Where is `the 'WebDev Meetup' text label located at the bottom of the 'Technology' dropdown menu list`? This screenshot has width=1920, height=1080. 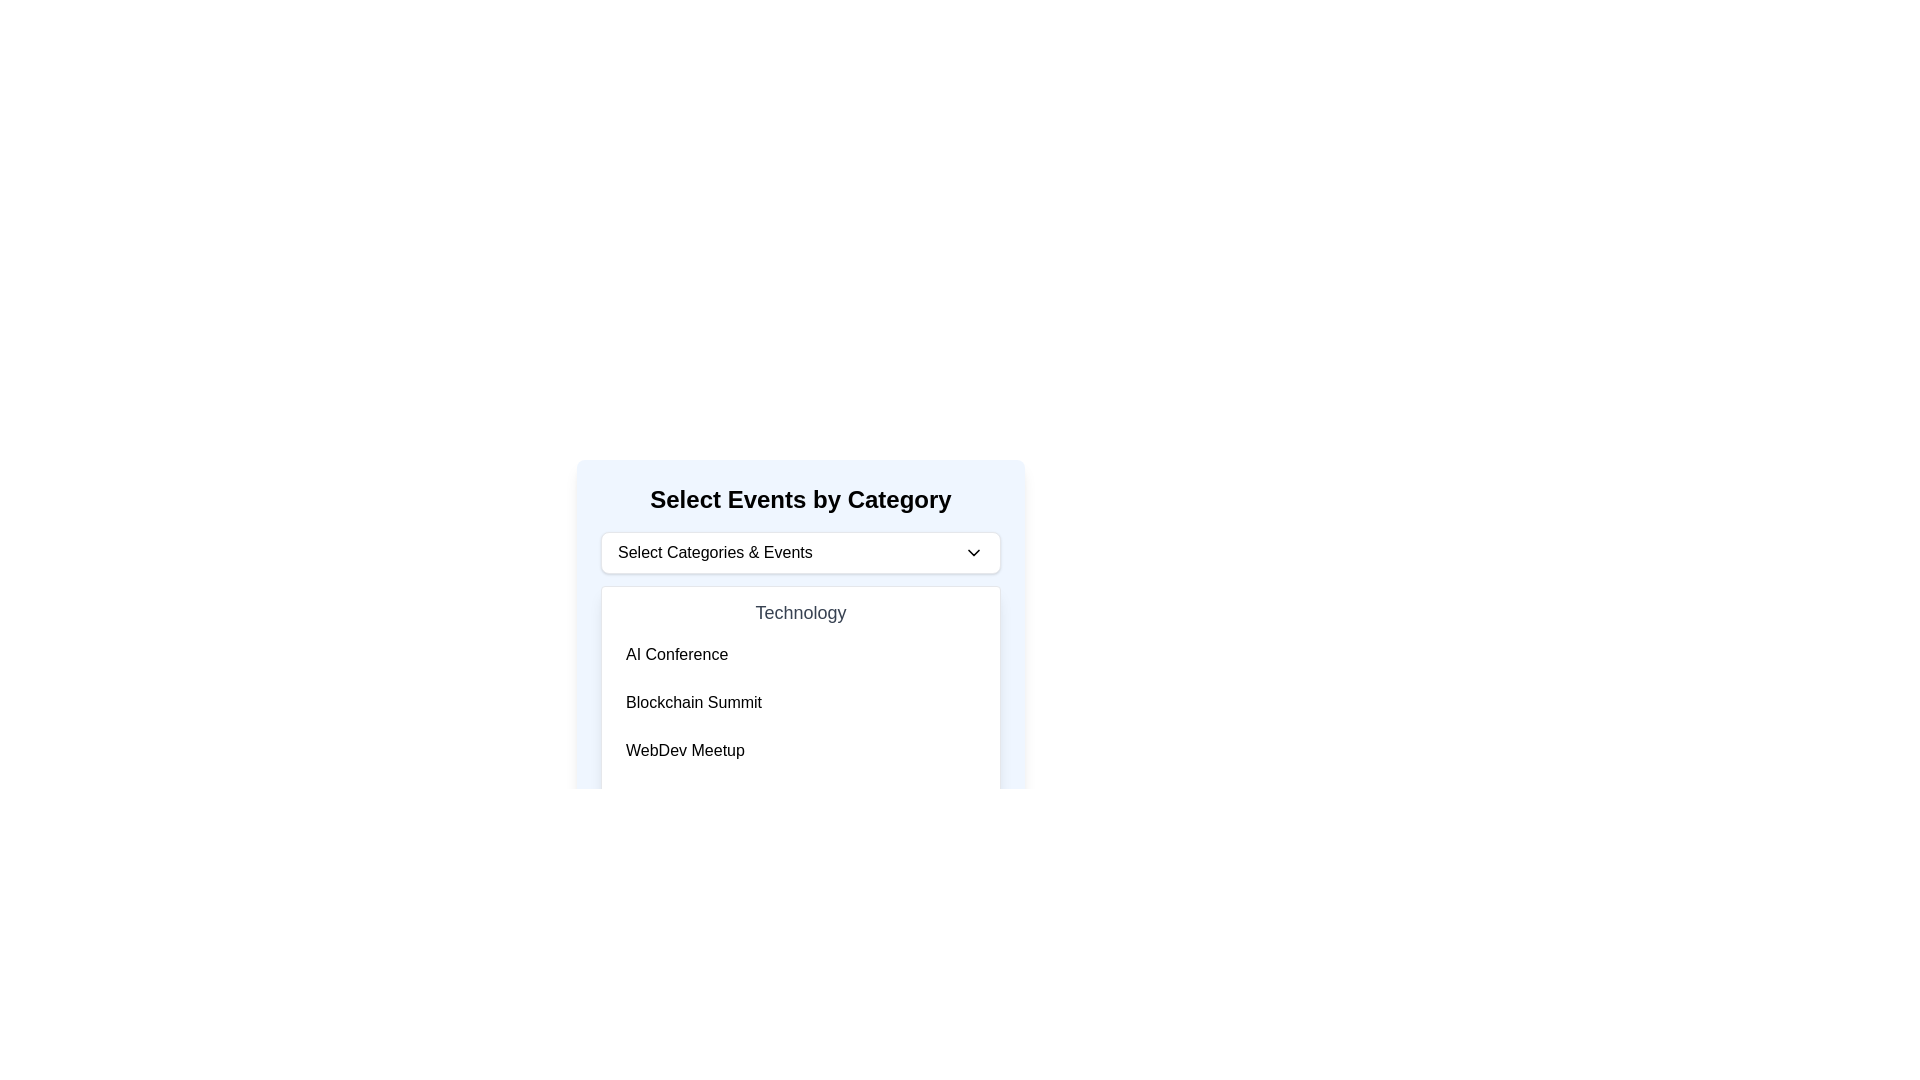 the 'WebDev Meetup' text label located at the bottom of the 'Technology' dropdown menu list is located at coordinates (685, 751).